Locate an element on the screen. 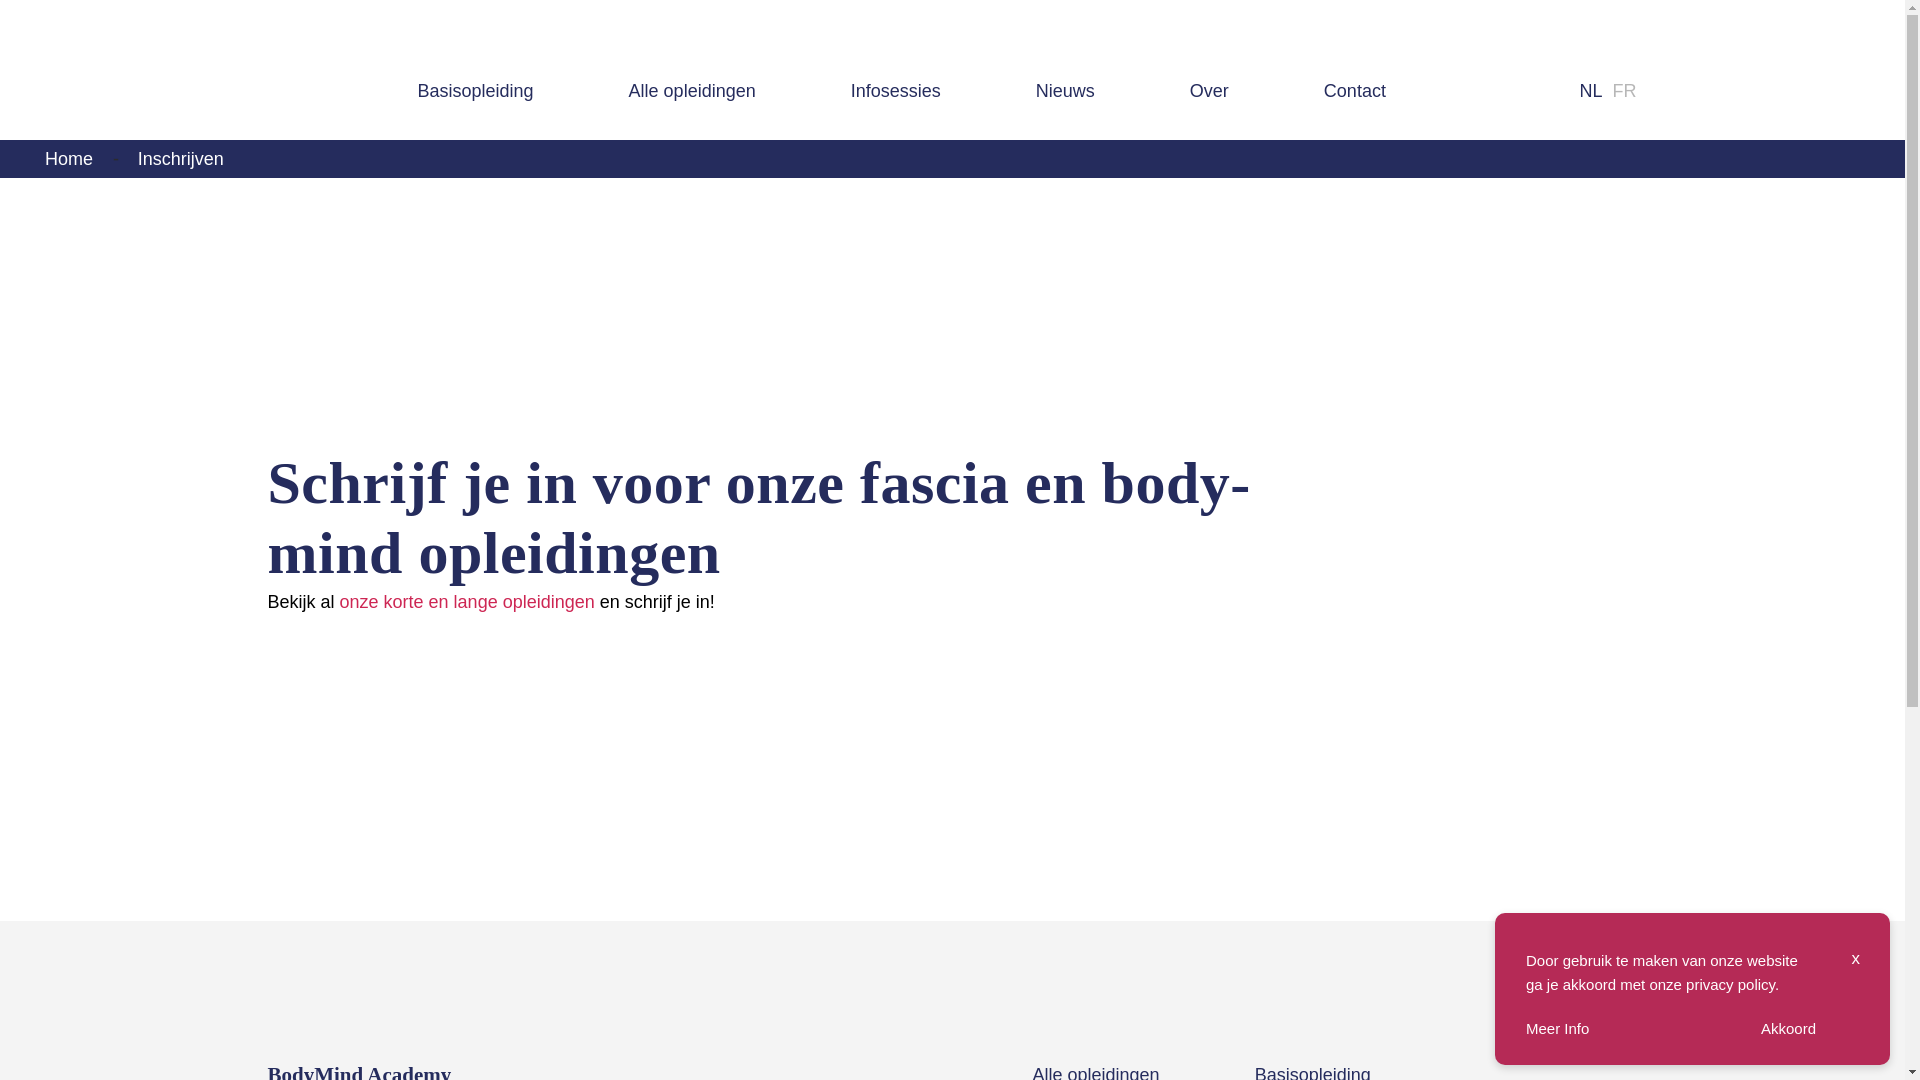 The image size is (1920, 1080). 'NL' is located at coordinates (1589, 90).